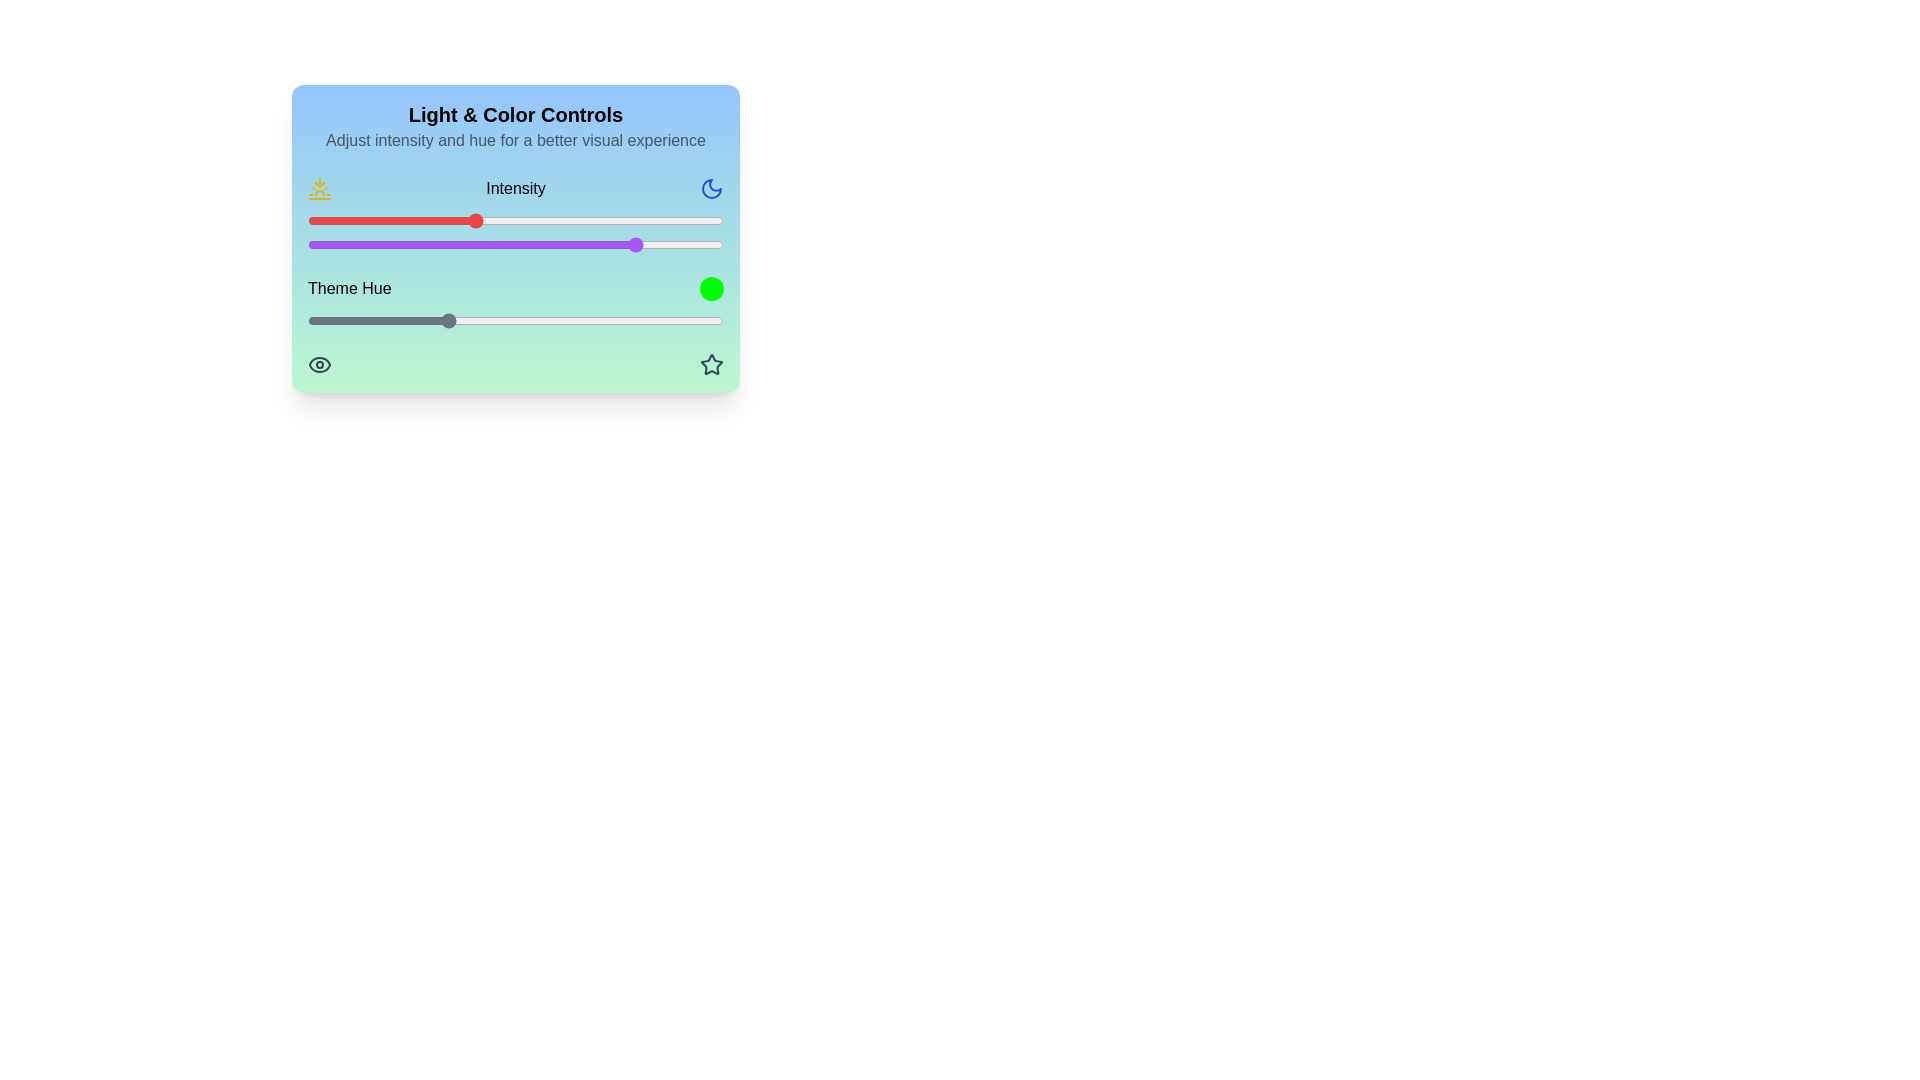 Image resolution: width=1920 pixels, height=1080 pixels. I want to click on the theme hue, so click(409, 319).